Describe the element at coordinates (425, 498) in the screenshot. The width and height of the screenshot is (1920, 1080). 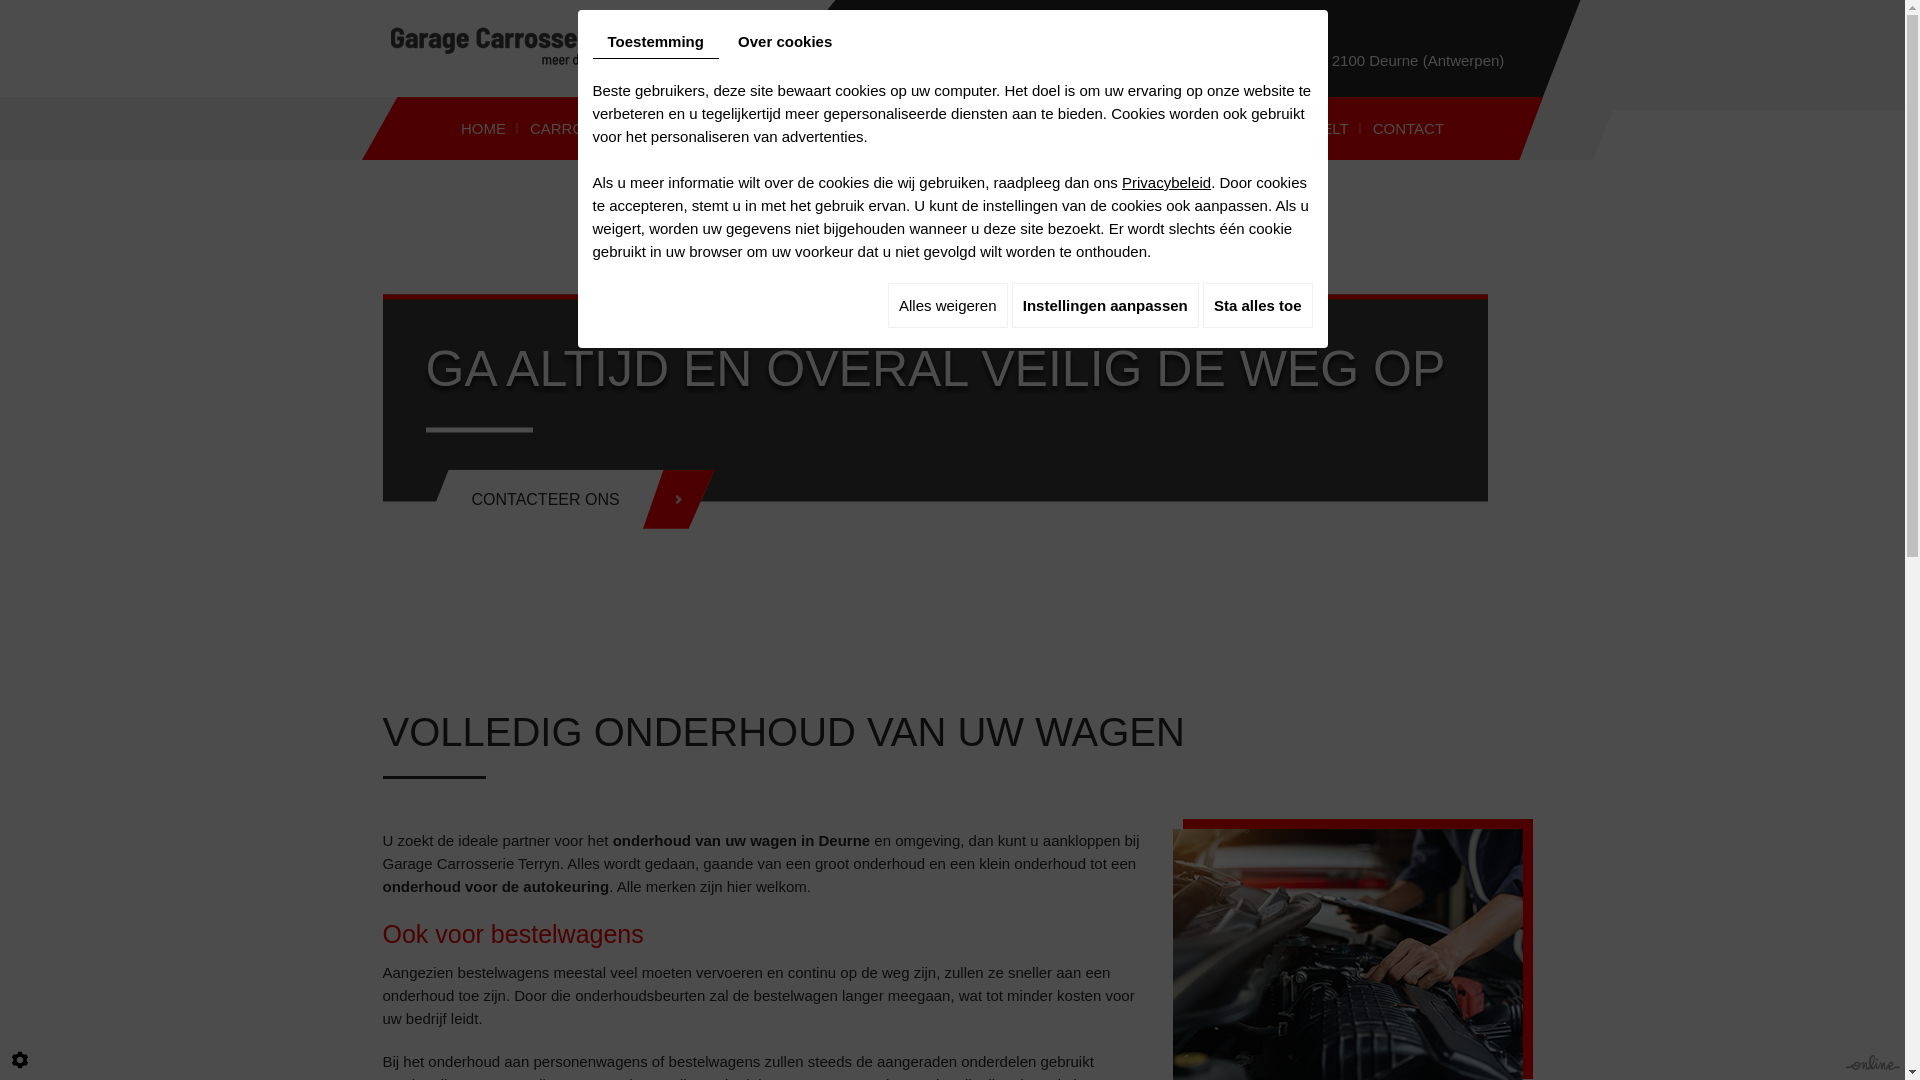
I see `'CONTACTEER ONS'` at that location.